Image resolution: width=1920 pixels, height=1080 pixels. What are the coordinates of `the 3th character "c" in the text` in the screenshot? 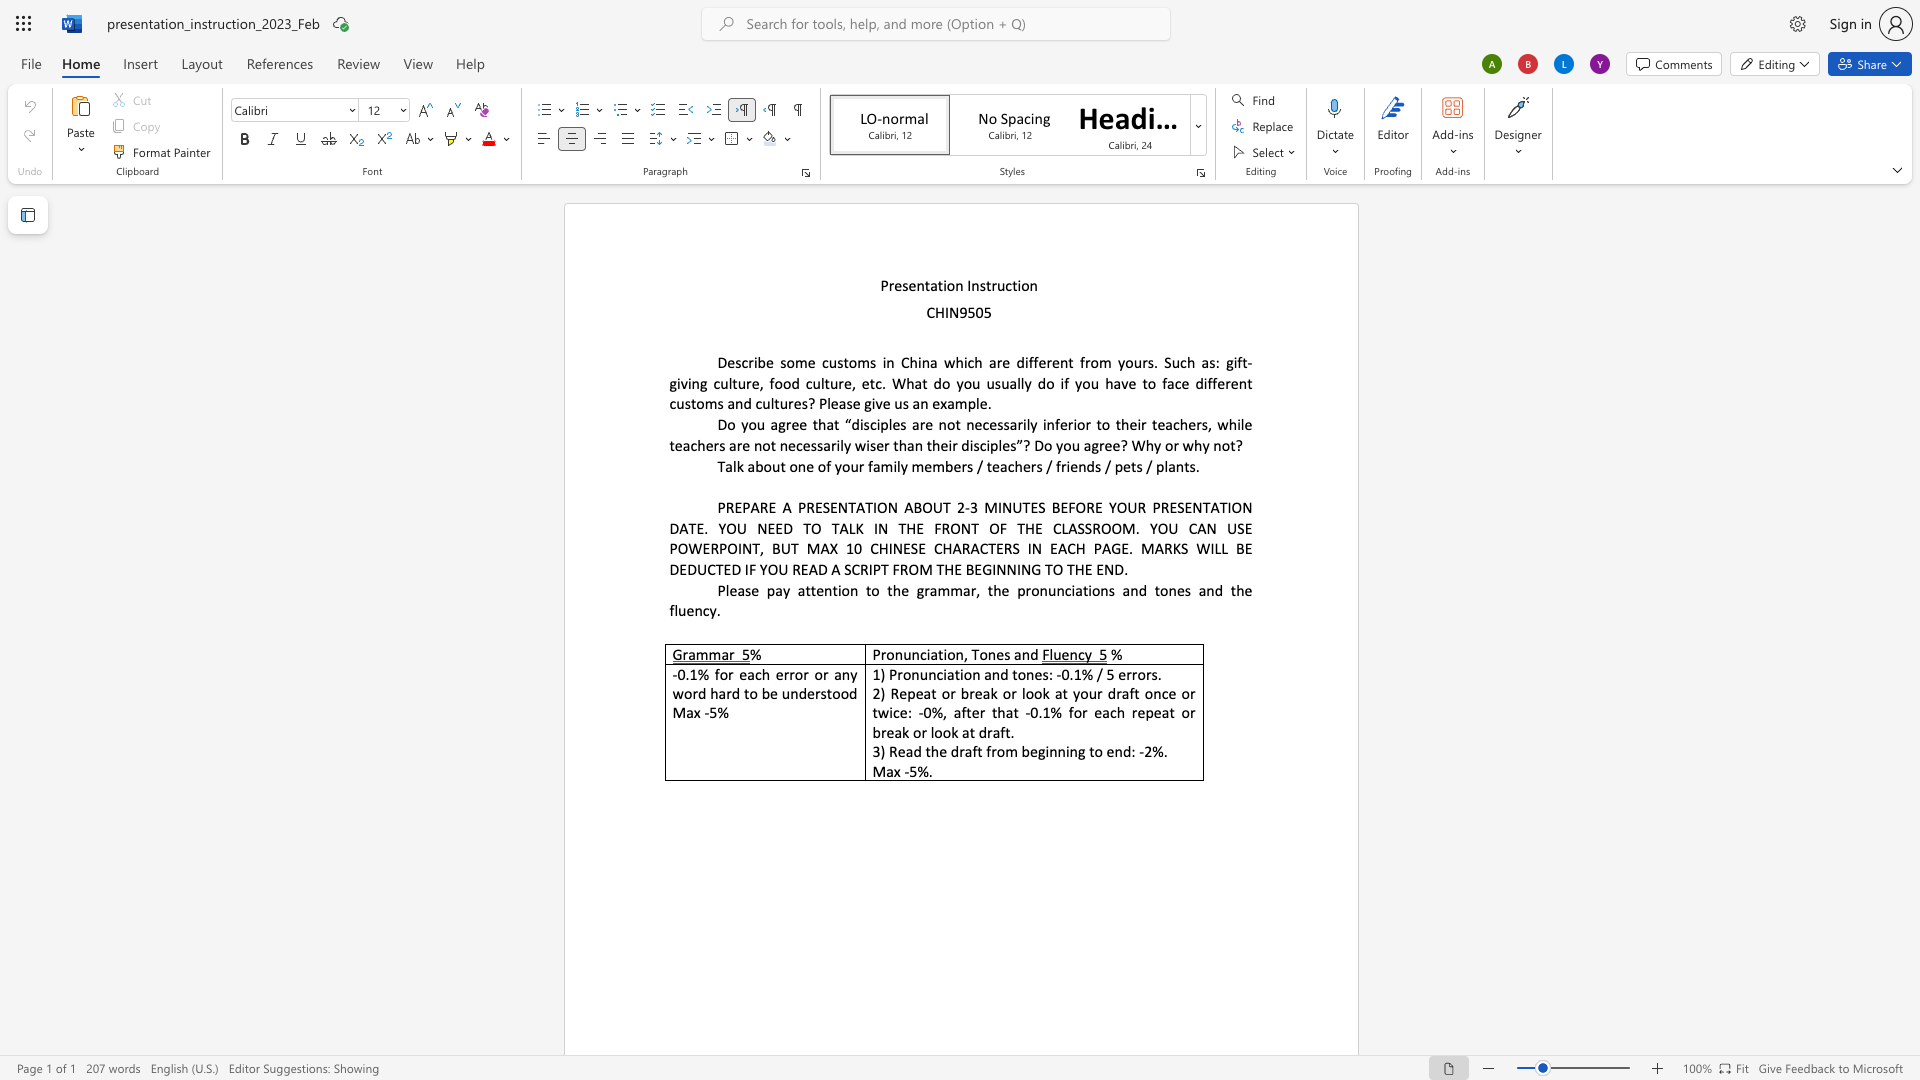 It's located at (970, 362).